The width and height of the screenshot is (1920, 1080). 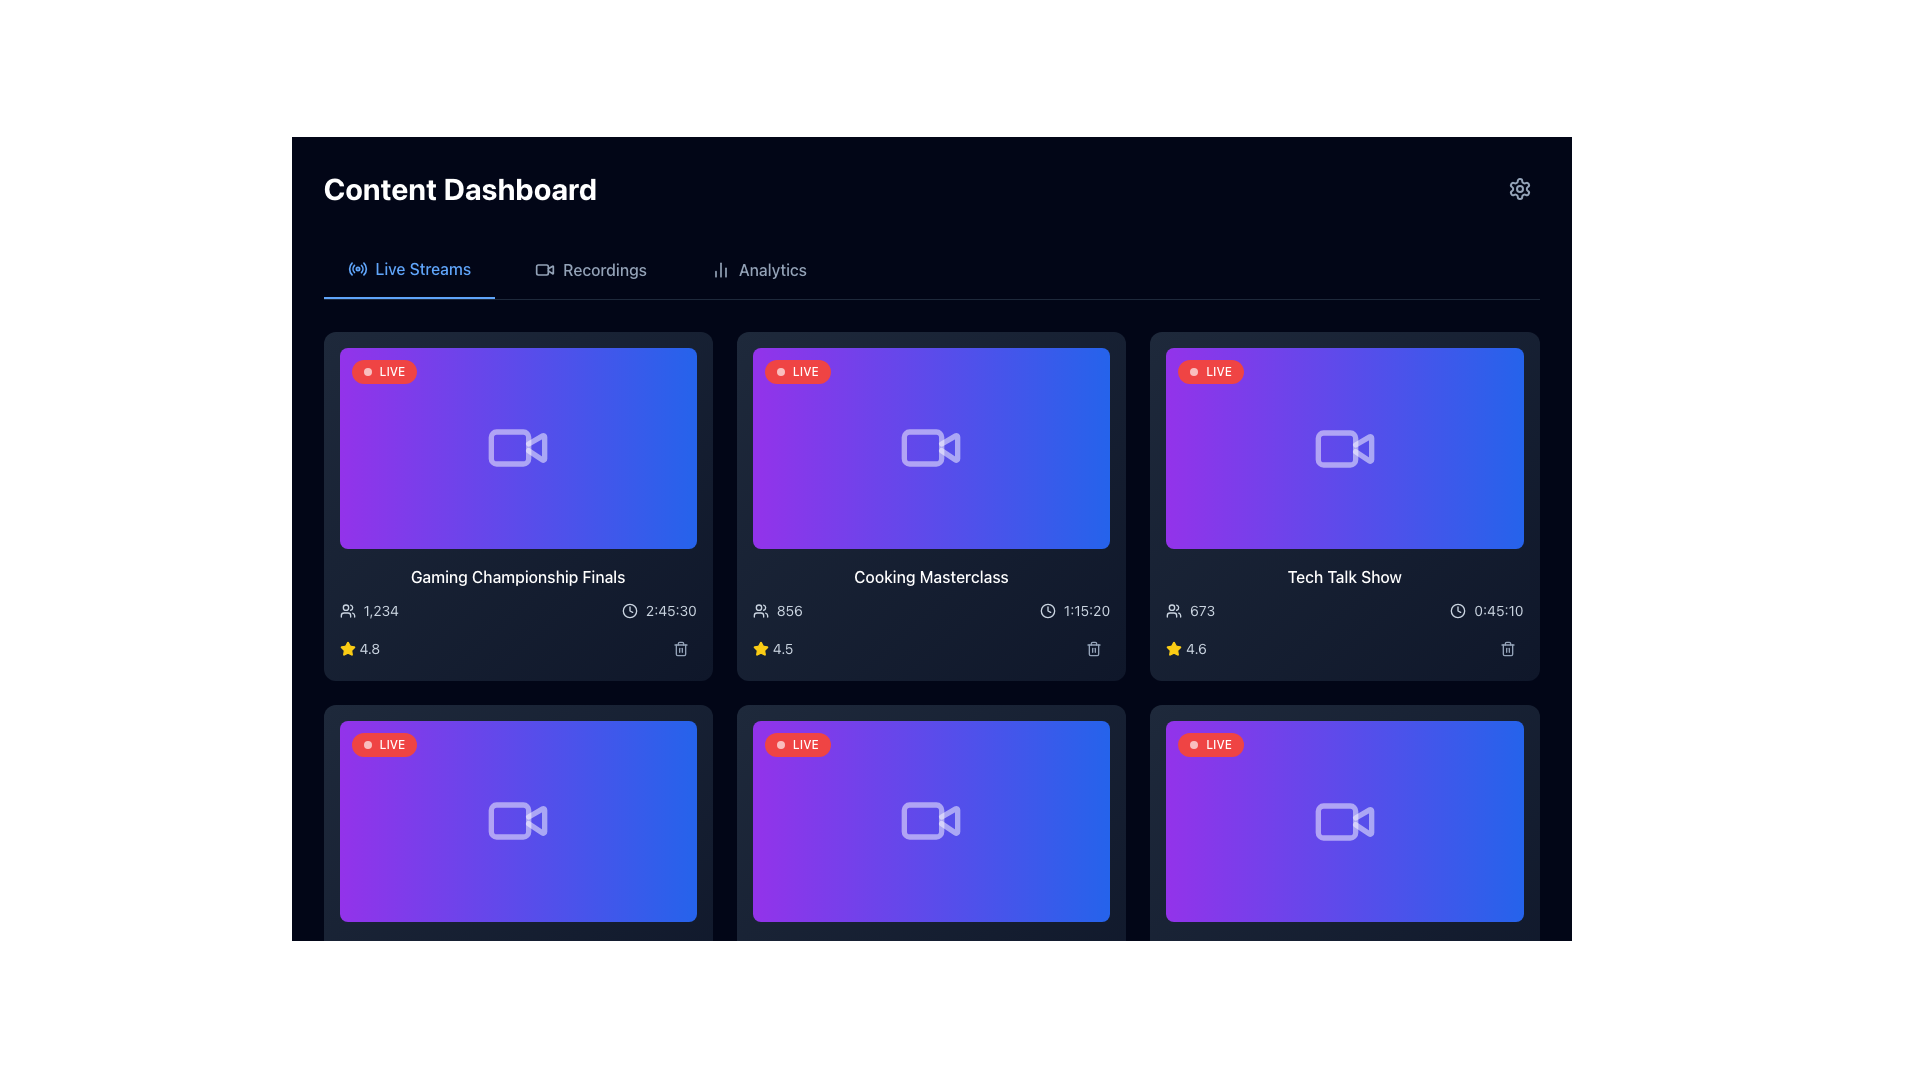 What do you see at coordinates (347, 648) in the screenshot?
I see `the five-pointed star icon with a yellow fill that indicates a rating of '4.8', located in the rating section of the first card` at bounding box center [347, 648].